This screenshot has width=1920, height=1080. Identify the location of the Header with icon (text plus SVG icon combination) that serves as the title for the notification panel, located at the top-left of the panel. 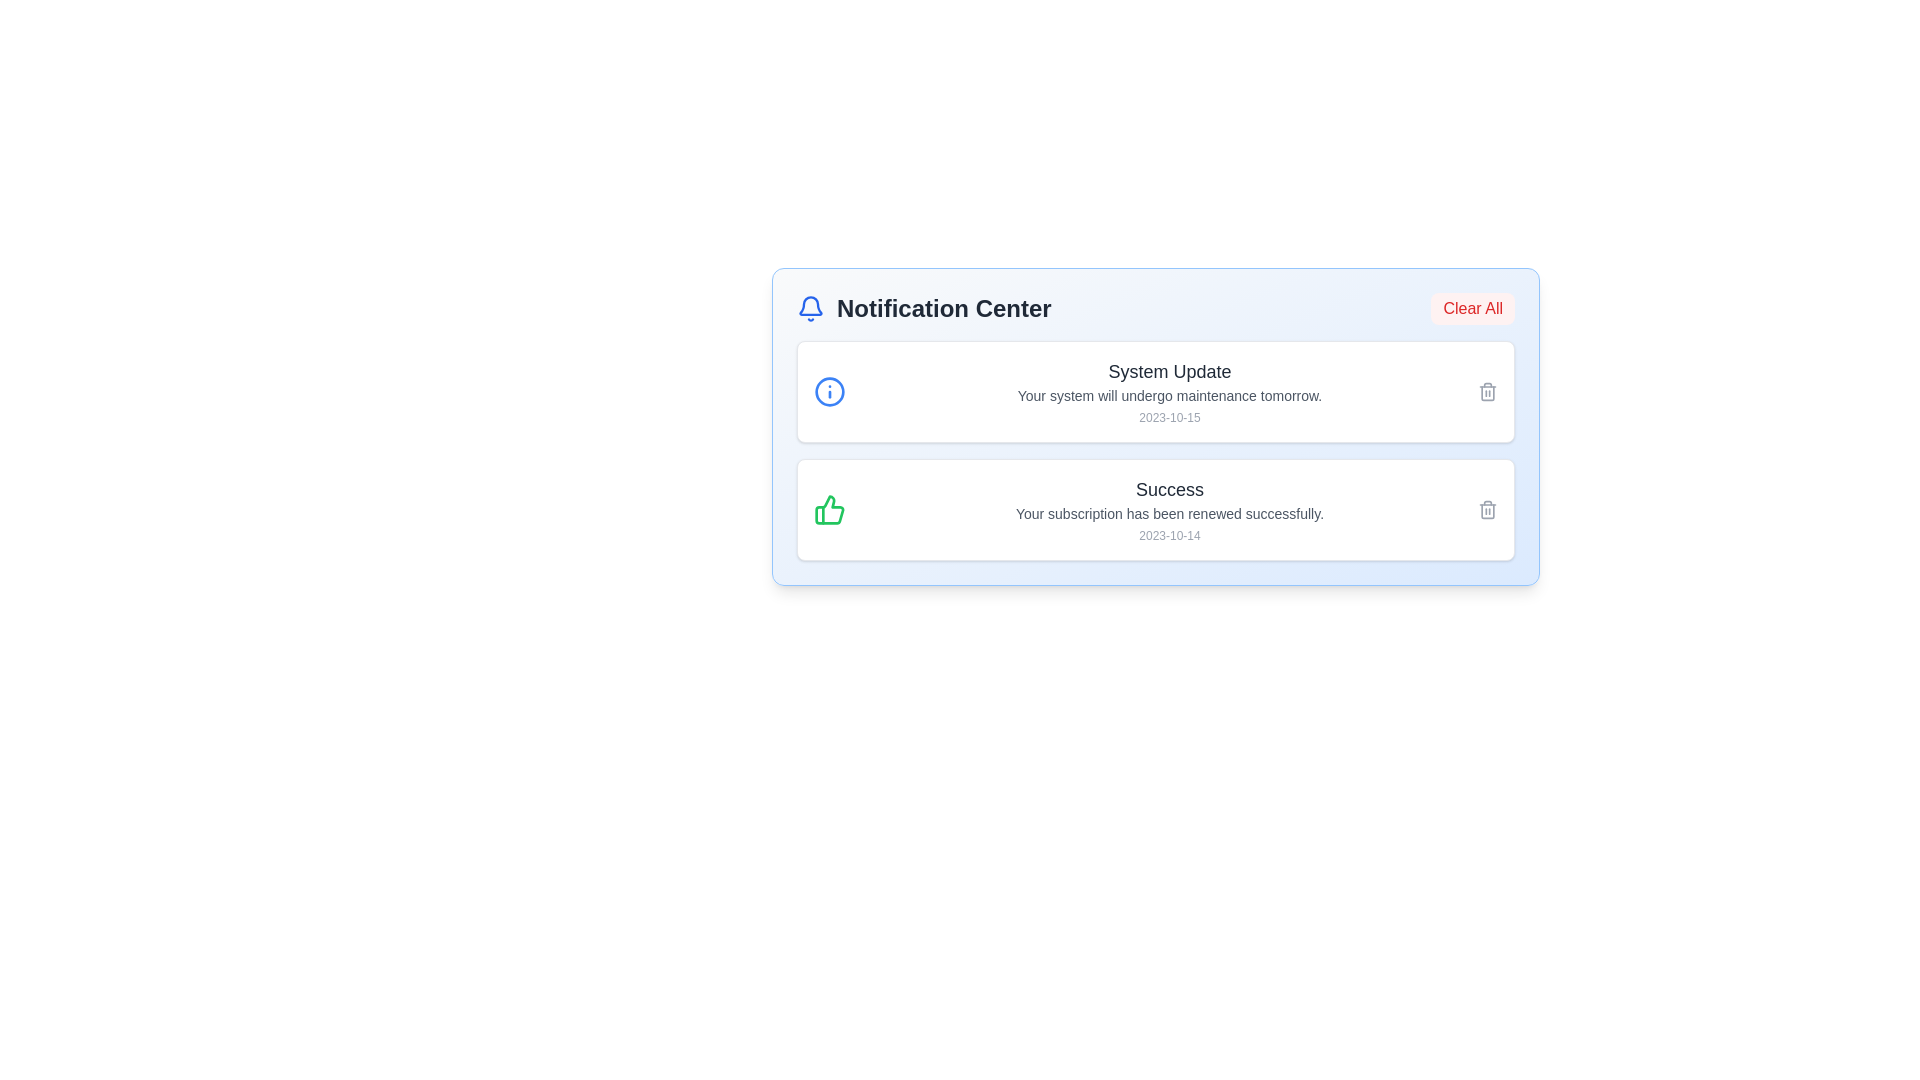
(923, 308).